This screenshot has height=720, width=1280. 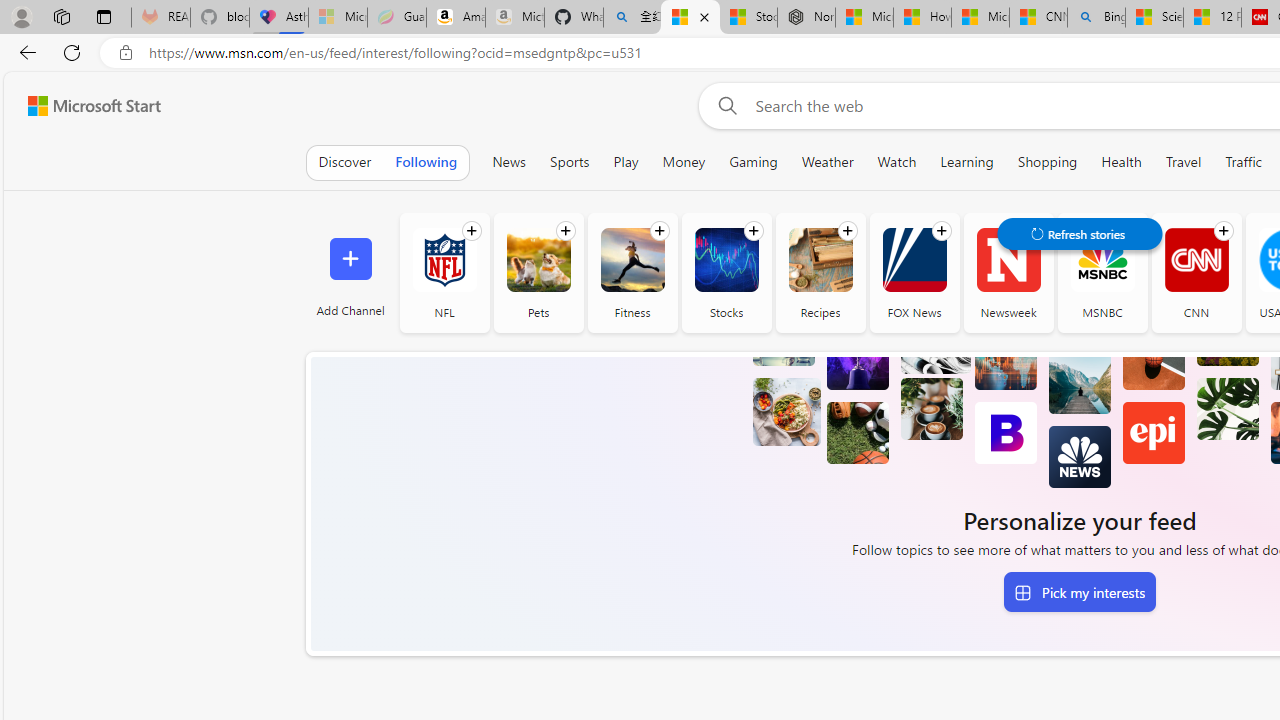 I want to click on 'How I Got Rid of Microsoft Edge', so click(x=921, y=17).